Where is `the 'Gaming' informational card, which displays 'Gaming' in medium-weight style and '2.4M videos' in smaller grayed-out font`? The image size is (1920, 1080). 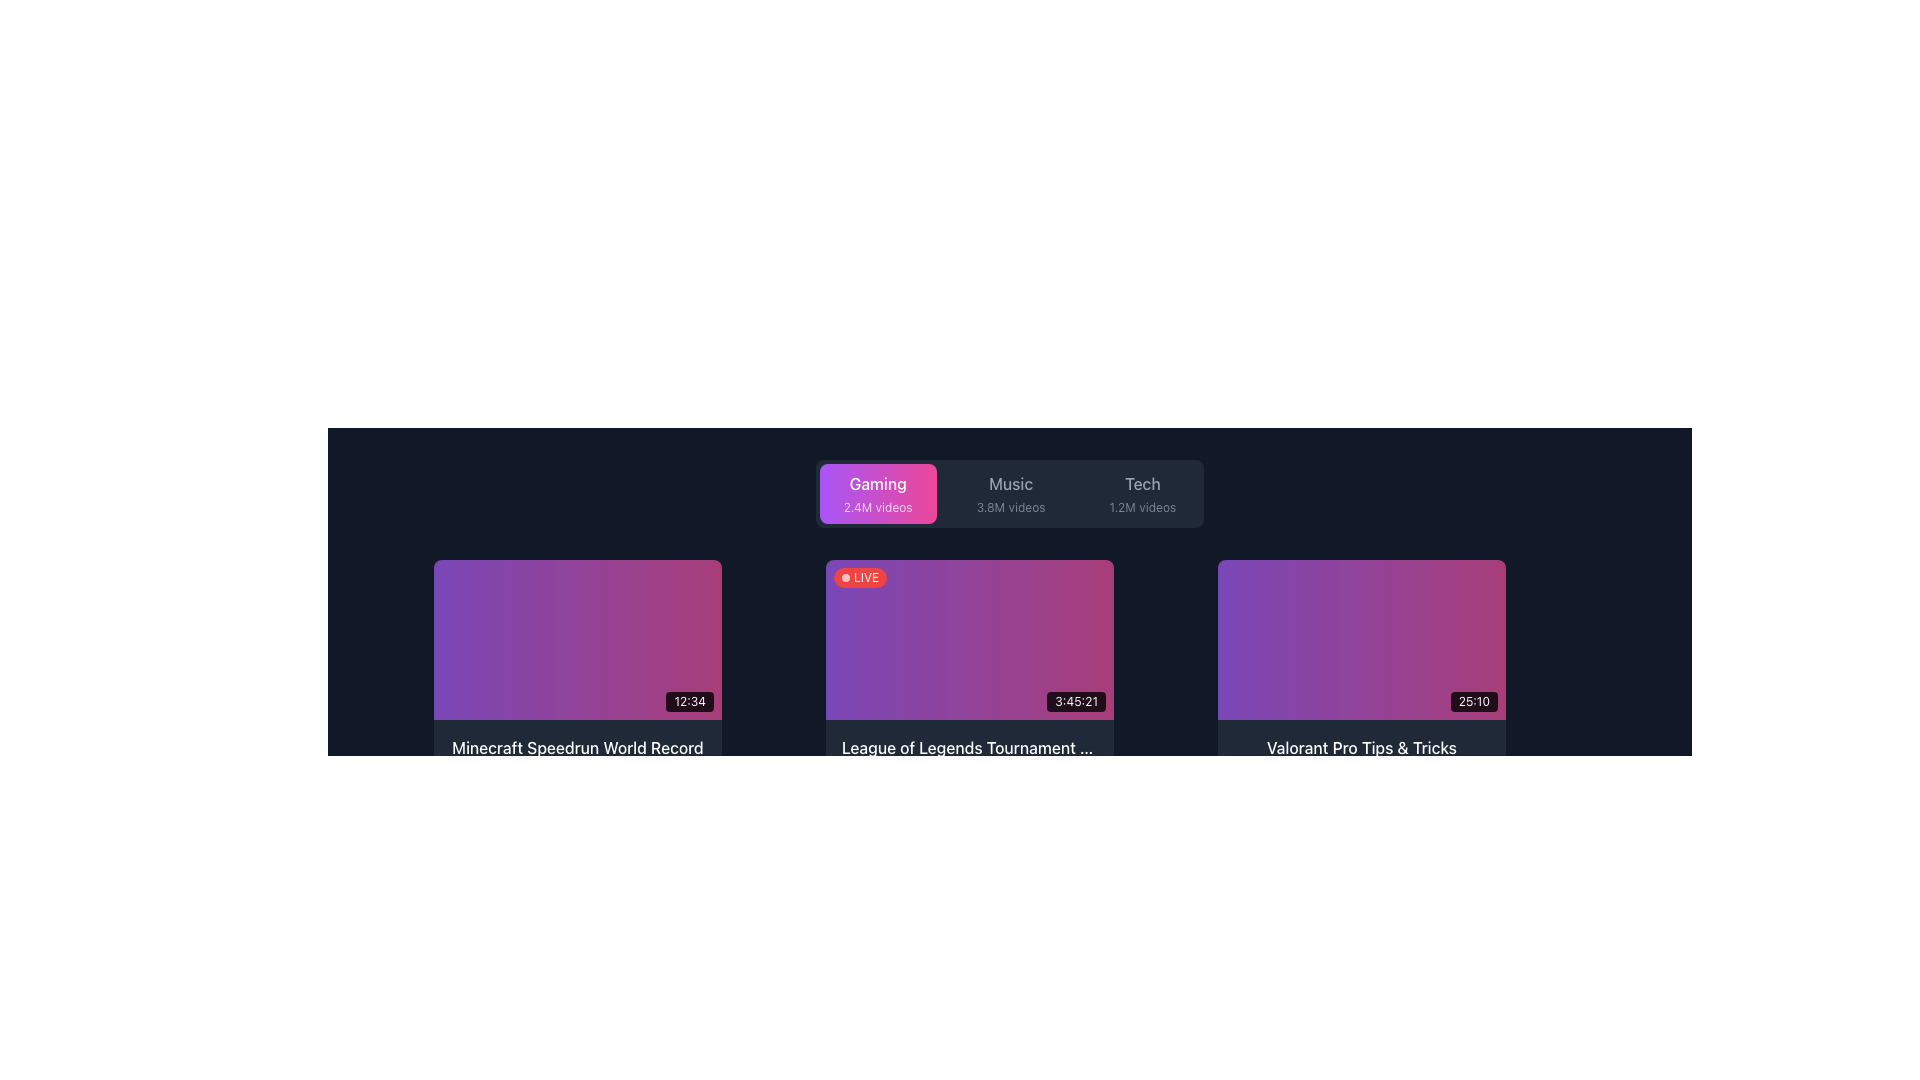 the 'Gaming' informational card, which displays 'Gaming' in medium-weight style and '2.4M videos' in smaller grayed-out font is located at coordinates (878, 493).